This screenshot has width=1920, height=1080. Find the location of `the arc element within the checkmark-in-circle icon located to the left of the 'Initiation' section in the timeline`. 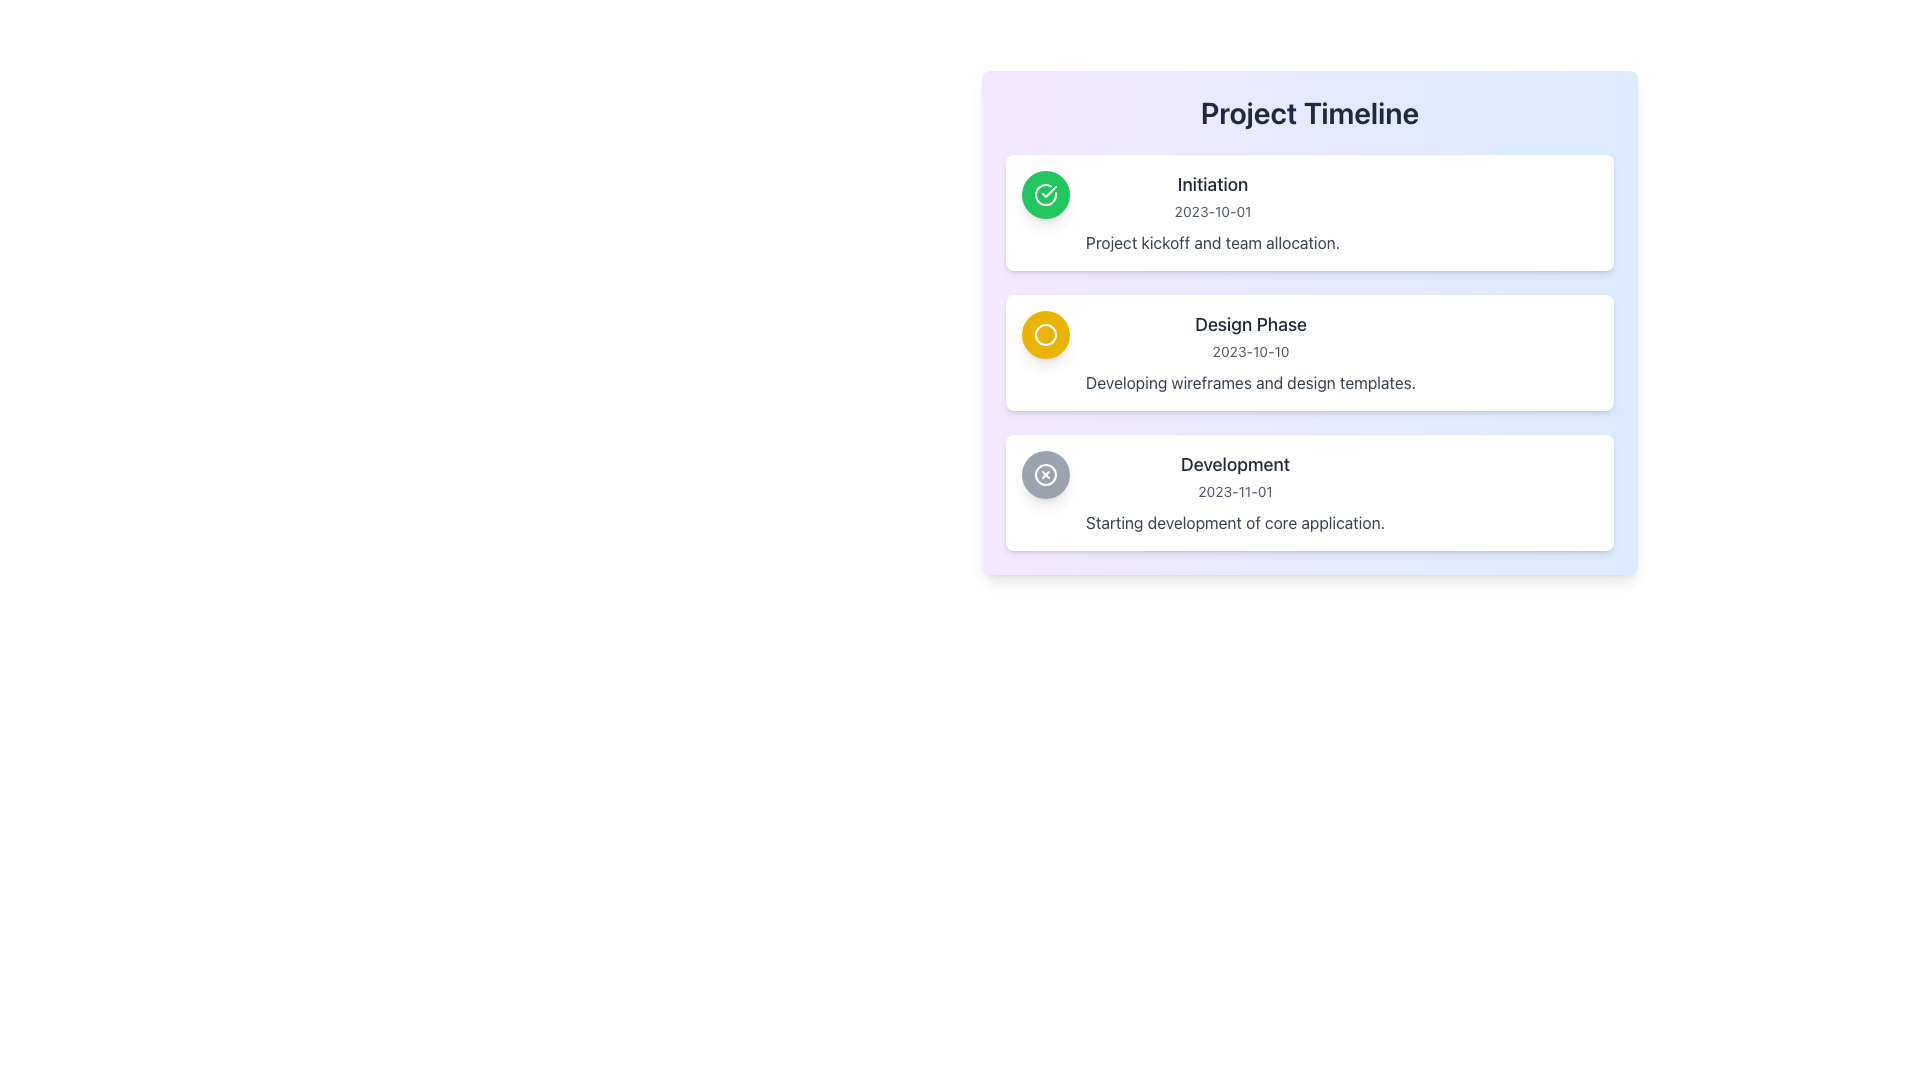

the arc element within the checkmark-in-circle icon located to the left of the 'Initiation' section in the timeline is located at coordinates (1045, 195).